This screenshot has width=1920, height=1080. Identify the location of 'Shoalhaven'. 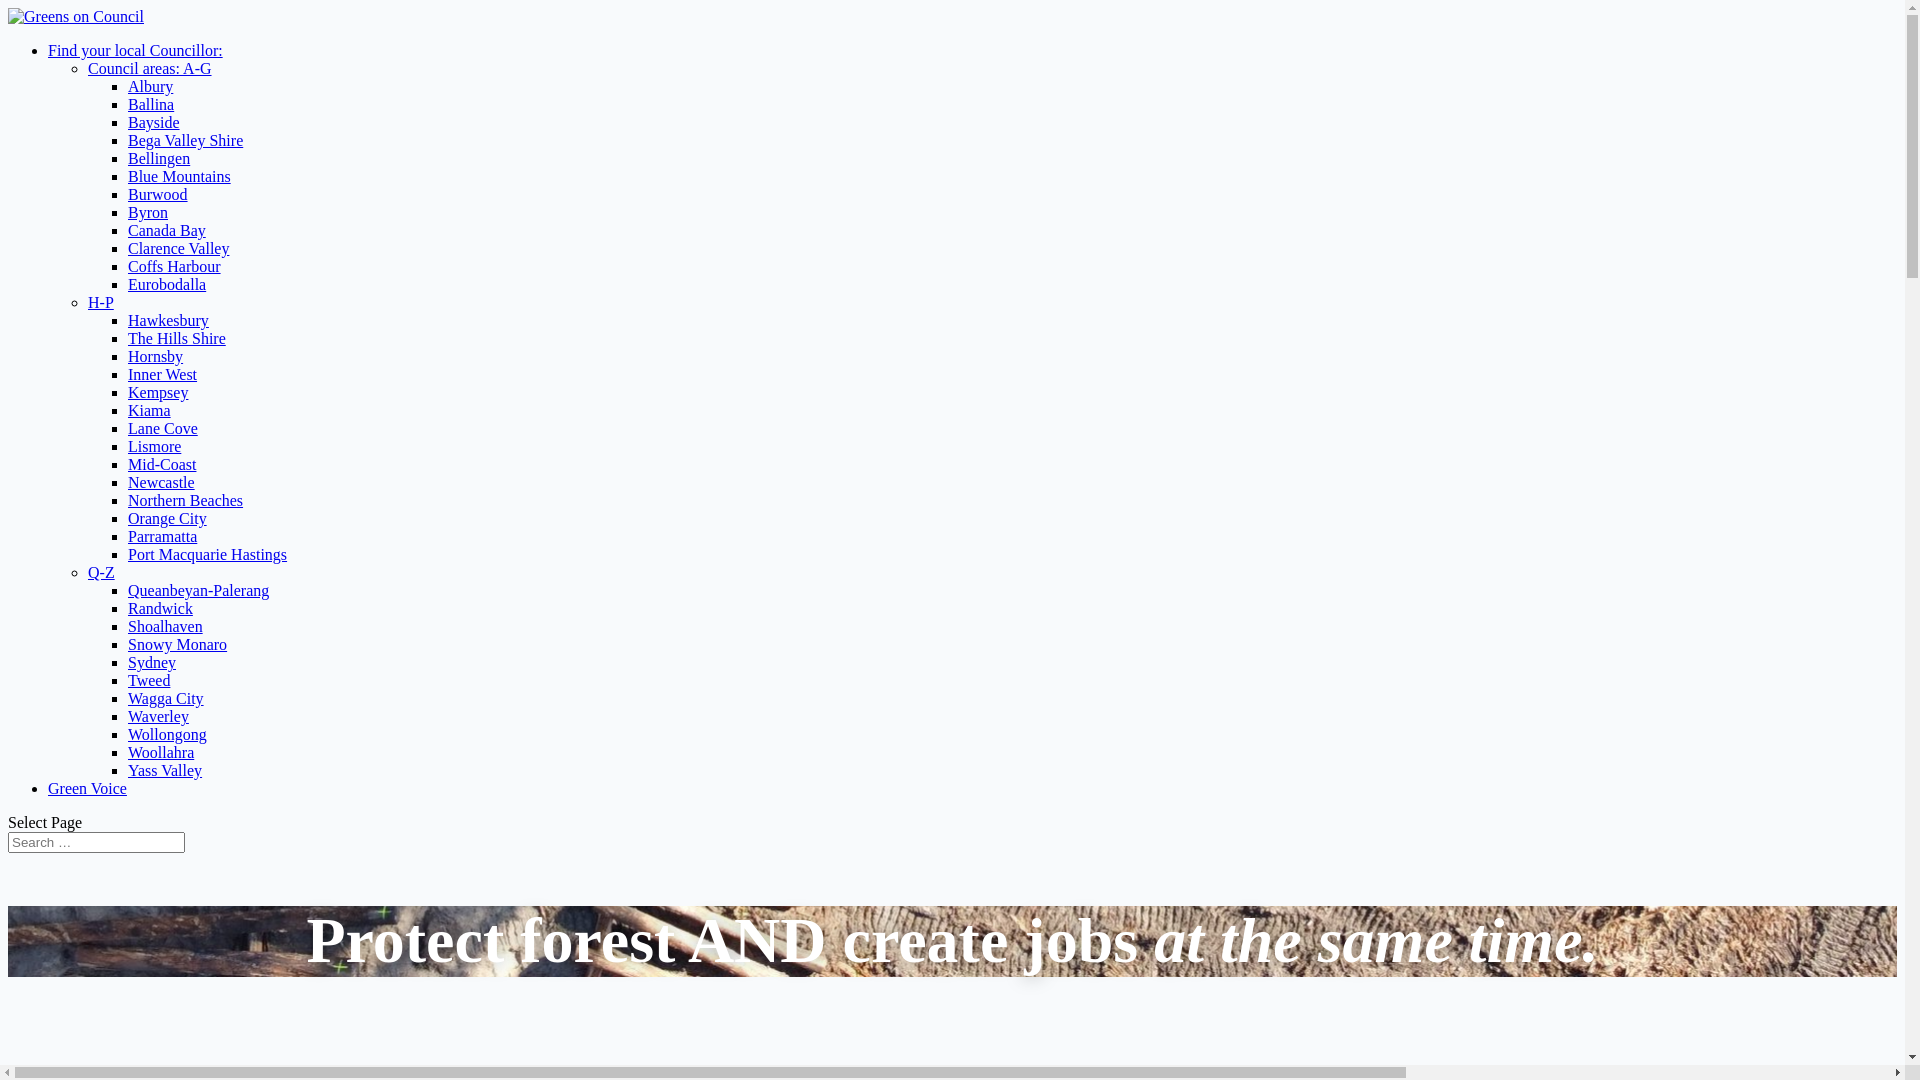
(165, 625).